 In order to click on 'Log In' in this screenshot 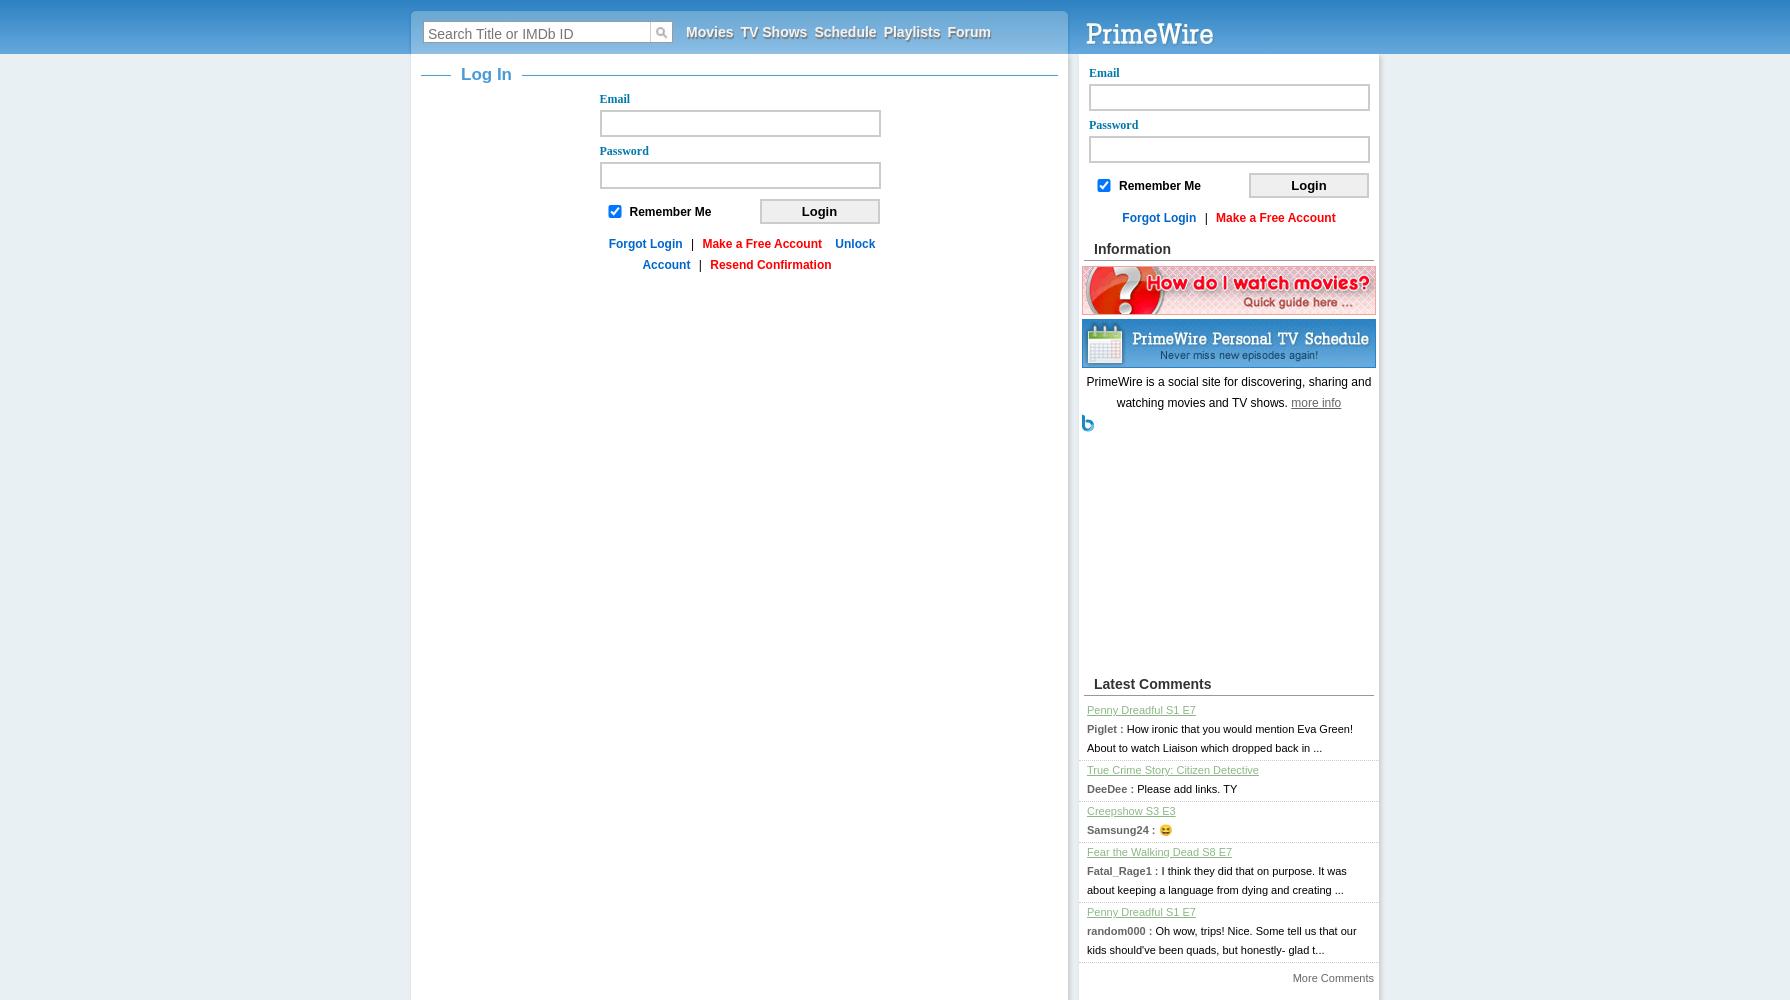, I will do `click(484, 73)`.